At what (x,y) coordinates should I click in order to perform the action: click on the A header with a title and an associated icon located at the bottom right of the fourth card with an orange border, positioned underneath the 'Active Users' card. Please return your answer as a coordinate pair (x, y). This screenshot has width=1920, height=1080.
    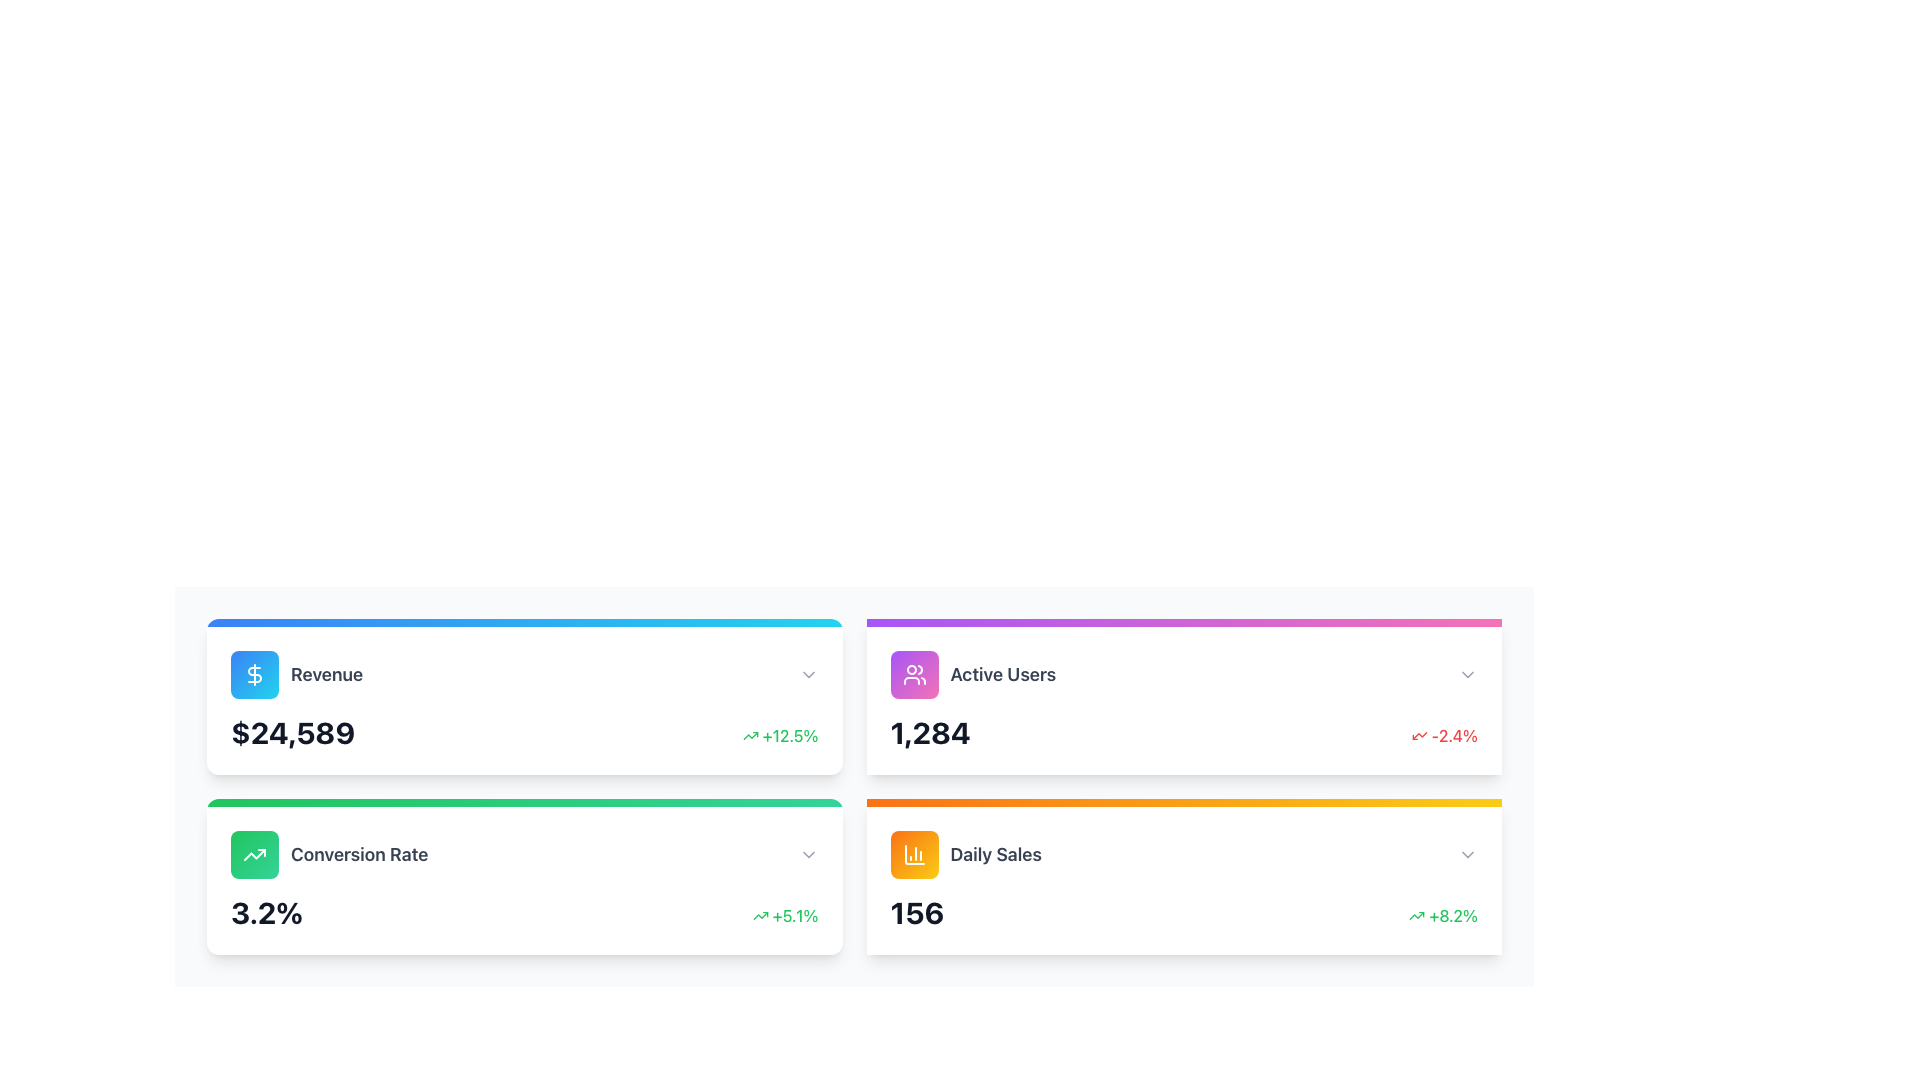
    Looking at the image, I should click on (966, 855).